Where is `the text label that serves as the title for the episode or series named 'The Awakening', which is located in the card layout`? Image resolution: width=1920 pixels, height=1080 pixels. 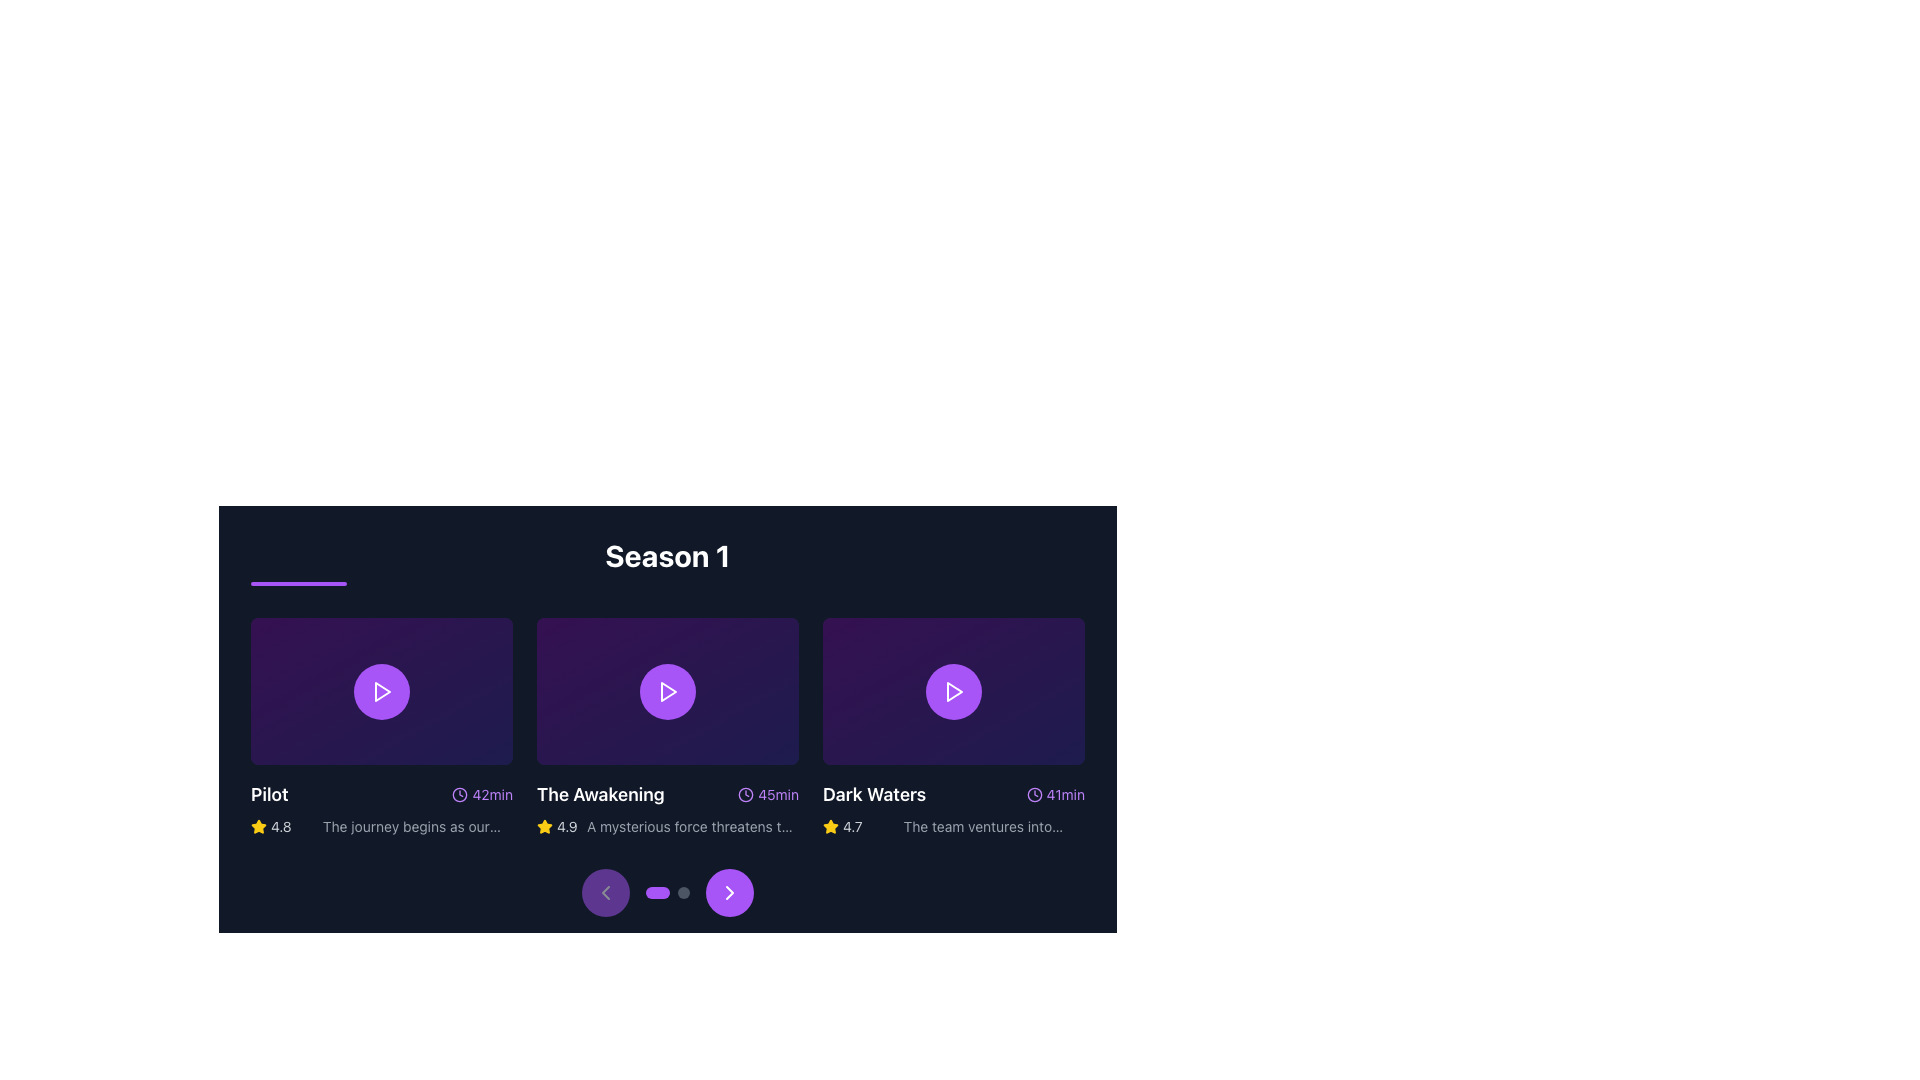
the text label that serves as the title for the episode or series named 'The Awakening', which is located in the card layout is located at coordinates (599, 794).